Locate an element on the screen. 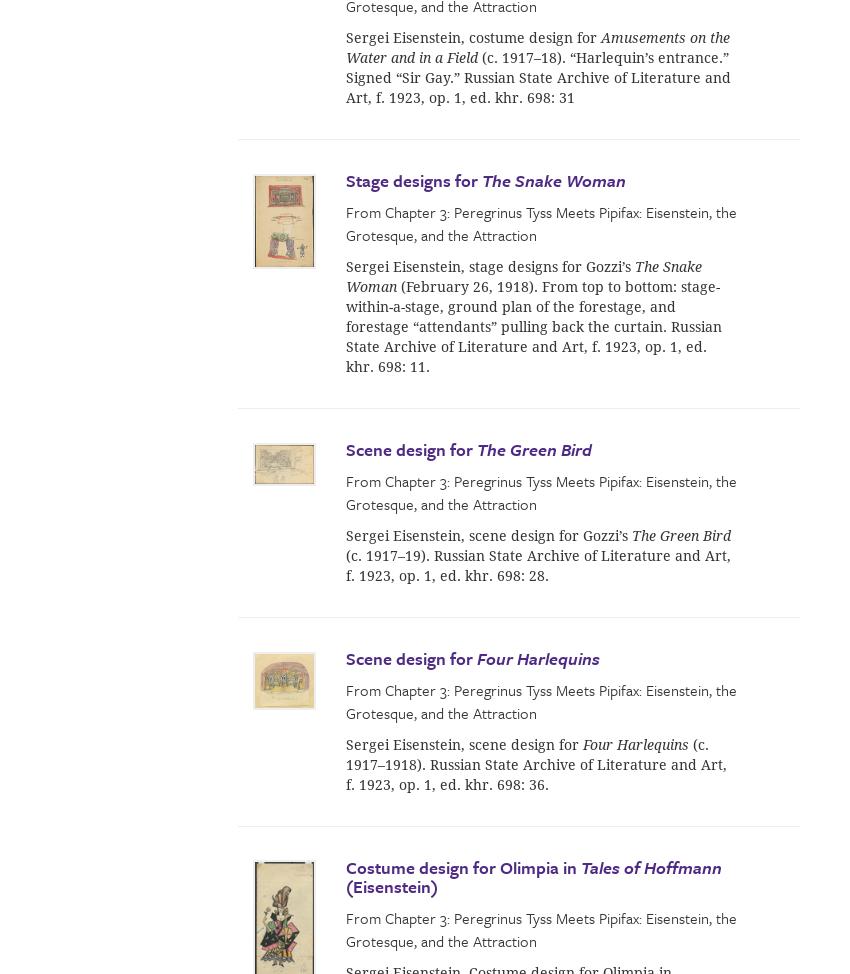 This screenshot has width=850, height=974. 'Sergei Eisenstein, costume design for' is located at coordinates (345, 37).